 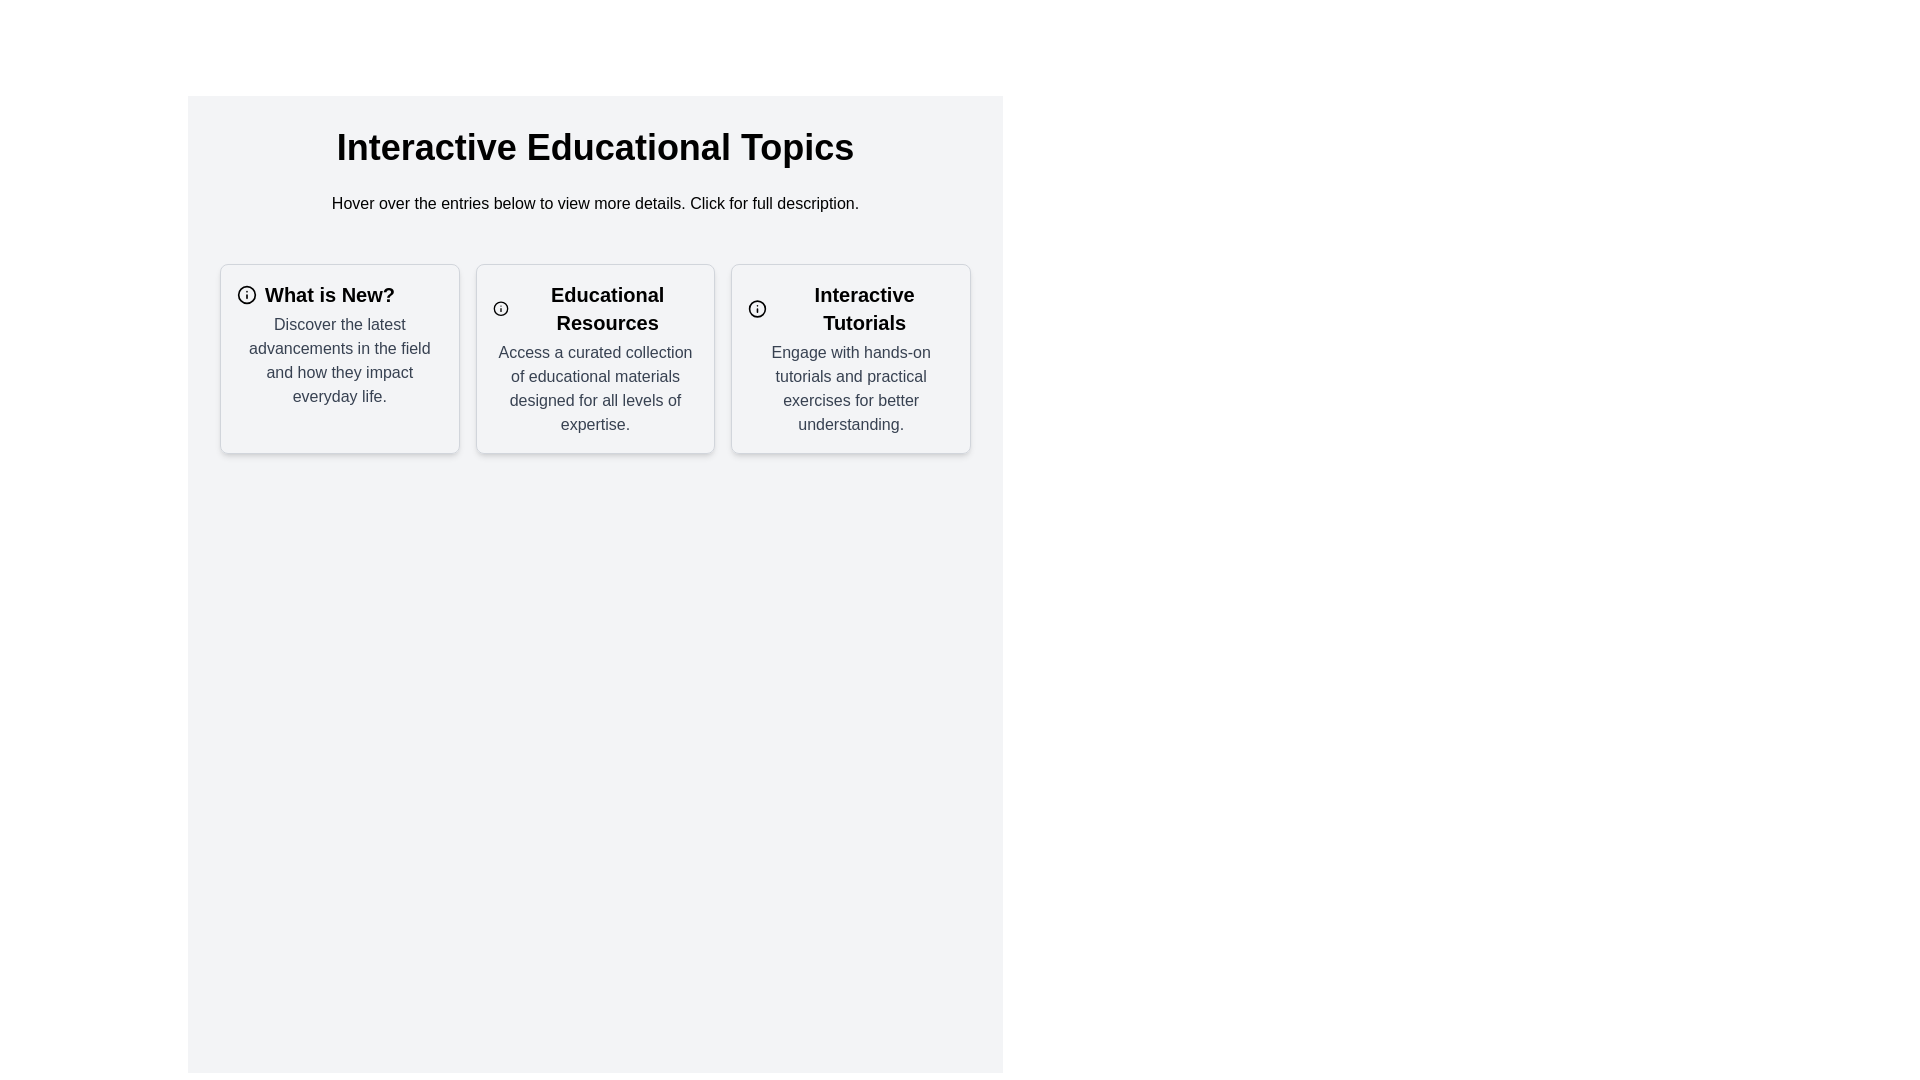 What do you see at coordinates (756, 308) in the screenshot?
I see `the SVG circle element that is part of the icon group for 'Educational Resources', which is centrally aligned and denotes informational context` at bounding box center [756, 308].